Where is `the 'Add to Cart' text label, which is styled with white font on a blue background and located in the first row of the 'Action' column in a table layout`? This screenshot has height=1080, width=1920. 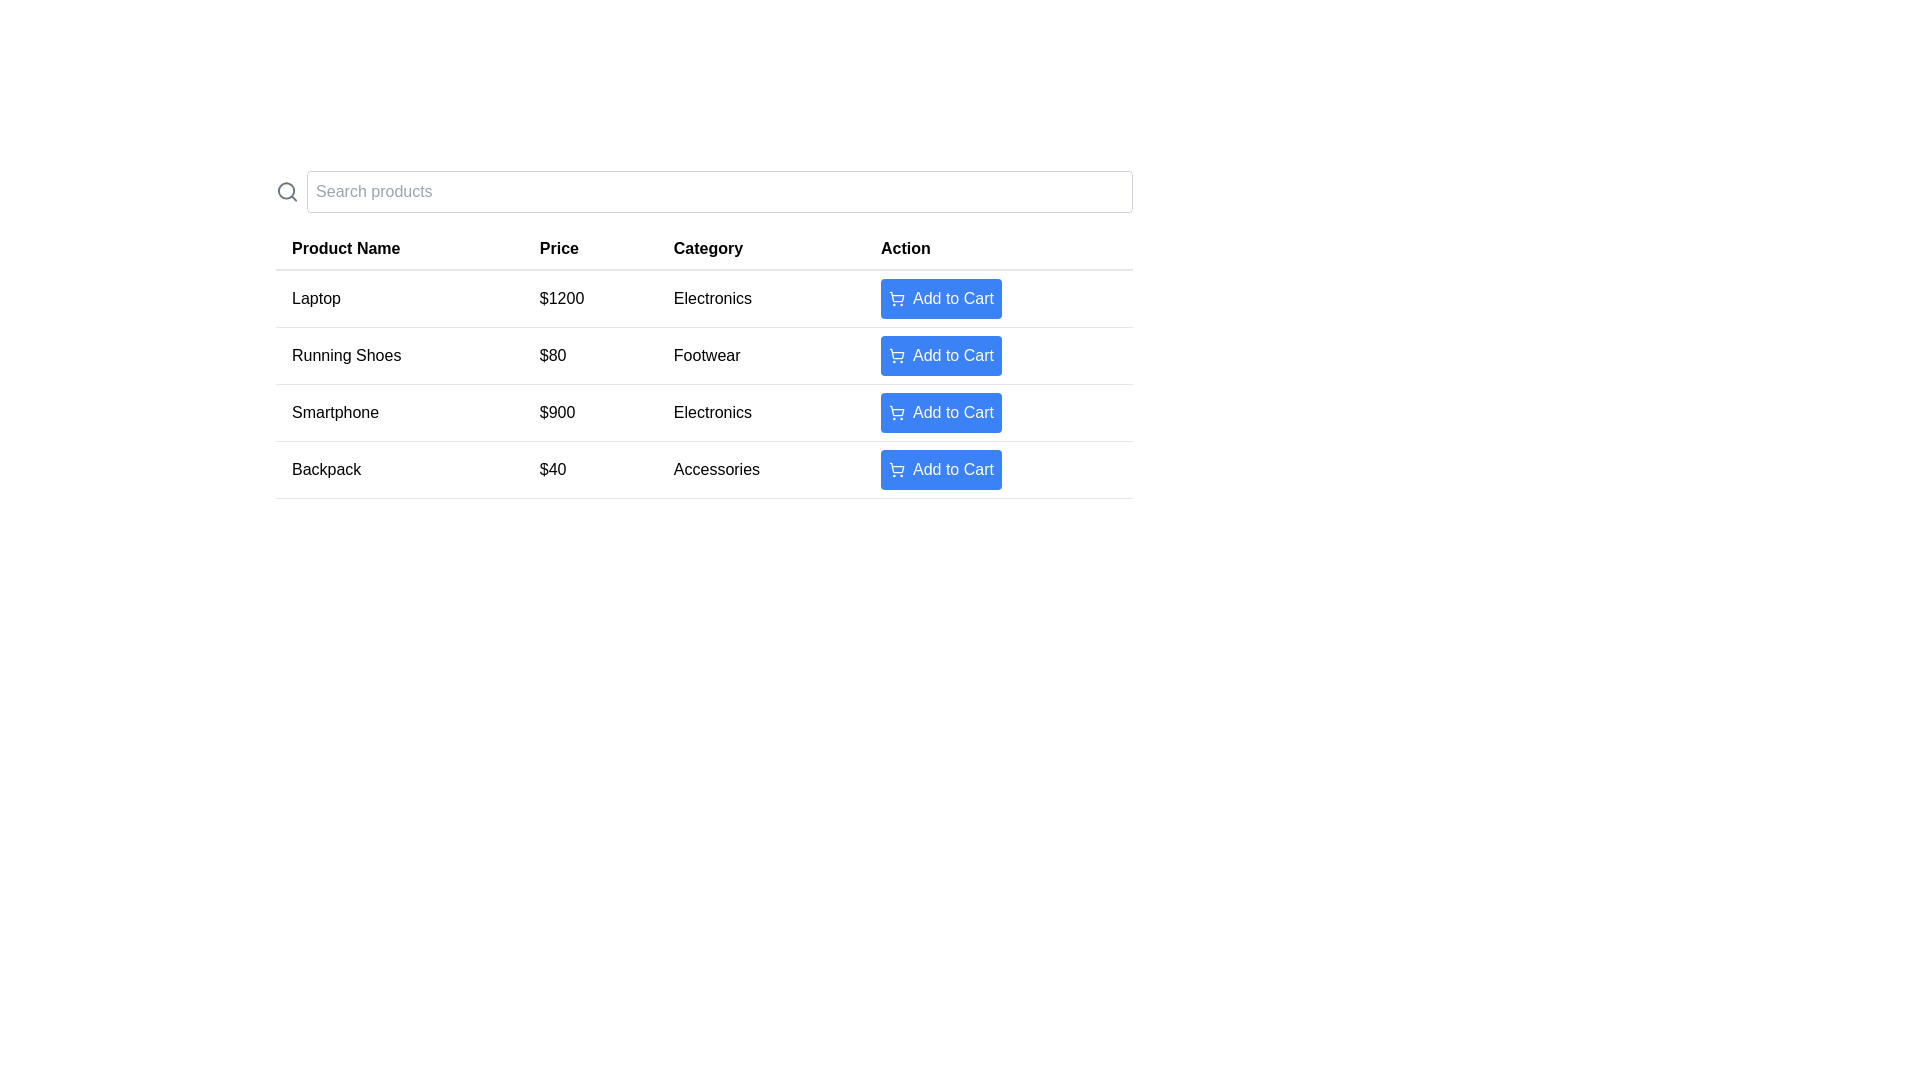 the 'Add to Cart' text label, which is styled with white font on a blue background and located in the first row of the 'Action' column in a table layout is located at coordinates (952, 299).